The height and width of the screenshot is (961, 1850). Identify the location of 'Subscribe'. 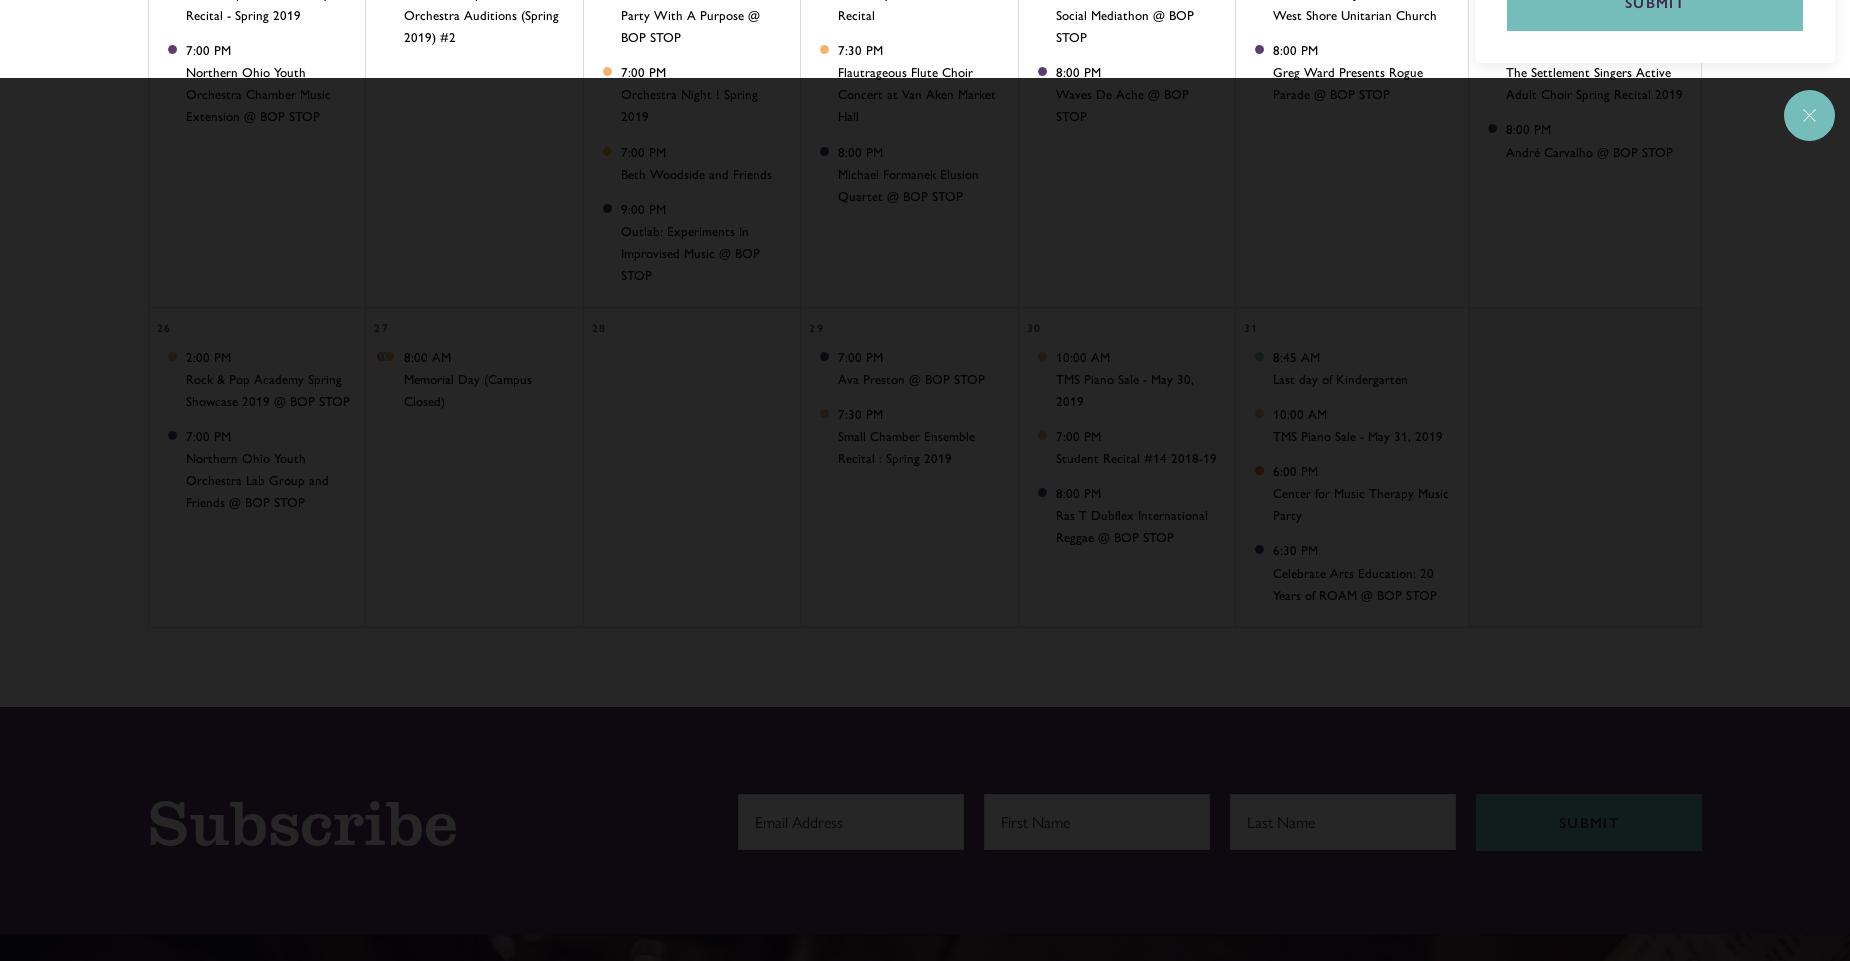
(302, 820).